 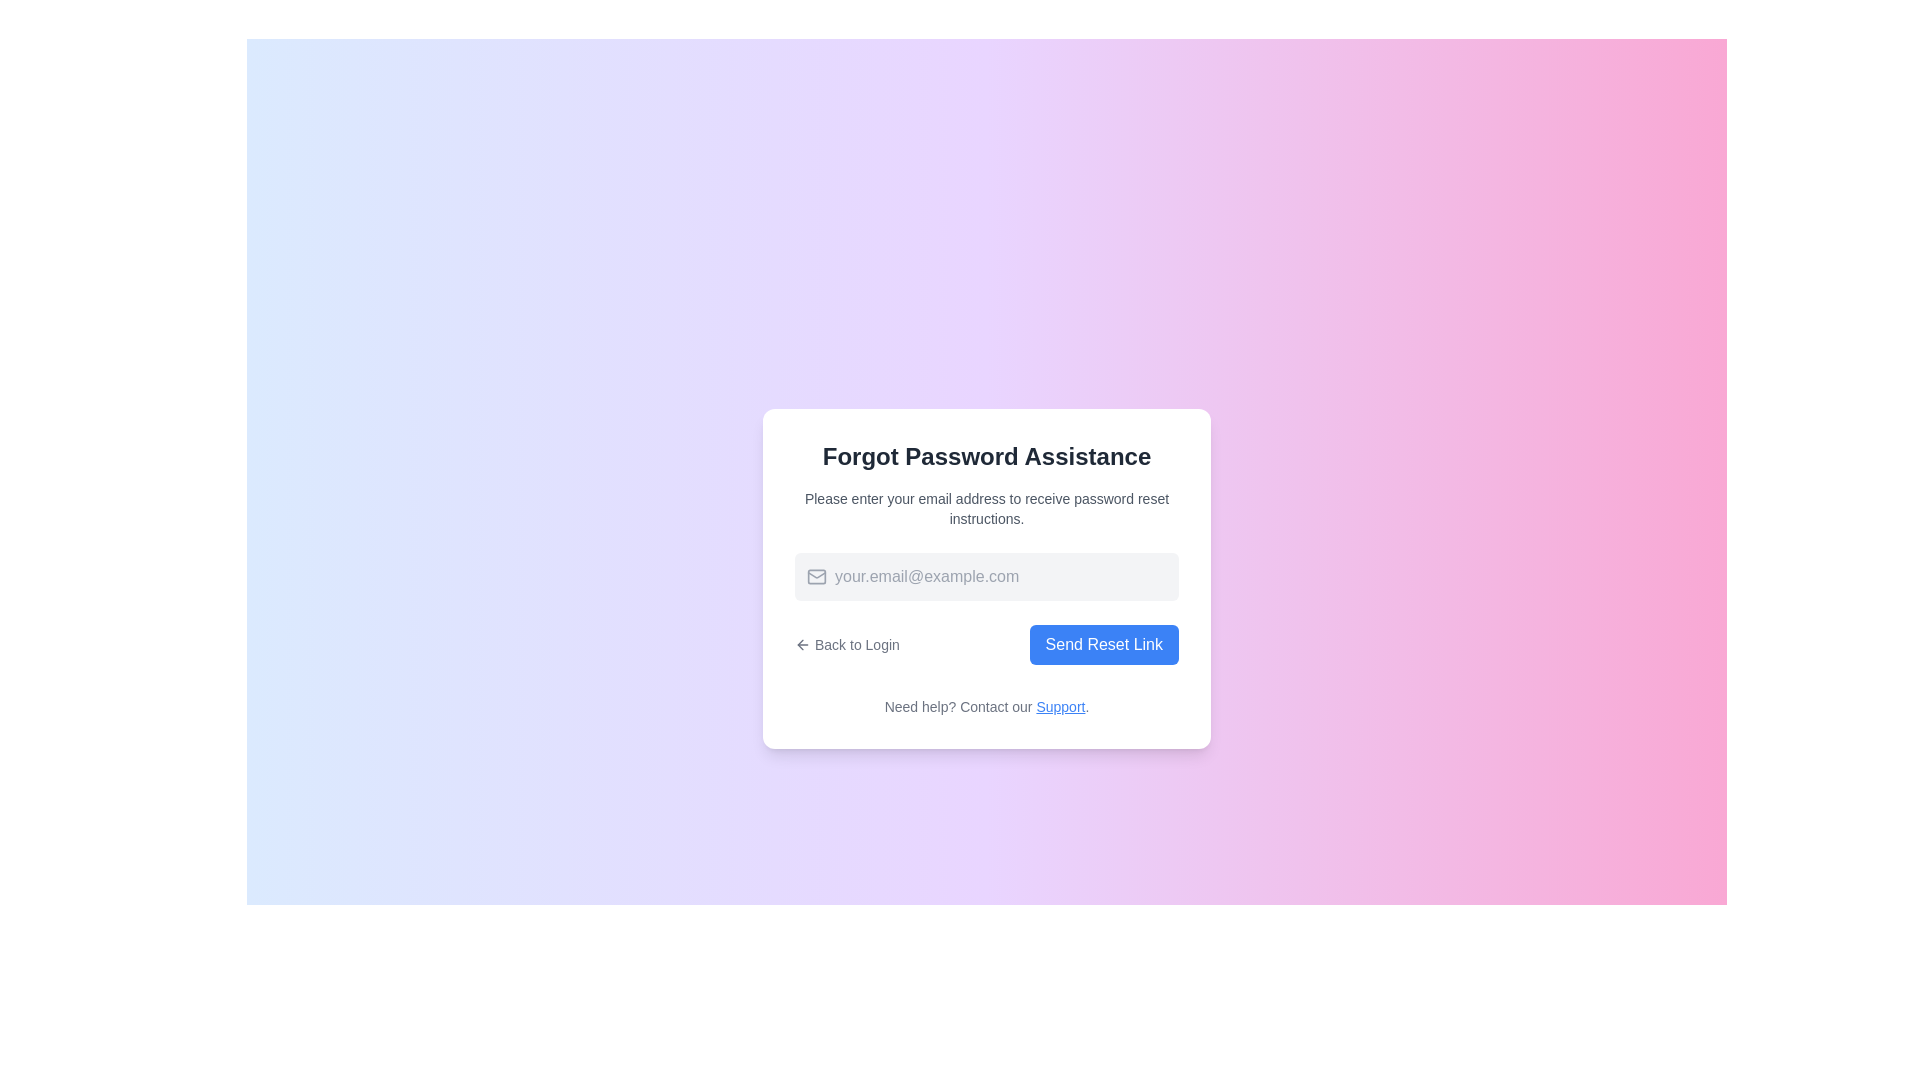 What do you see at coordinates (800, 644) in the screenshot?
I see `the left-pointing arrow icon that indicates backward navigation, located next to the 'Back to Login' text` at bounding box center [800, 644].